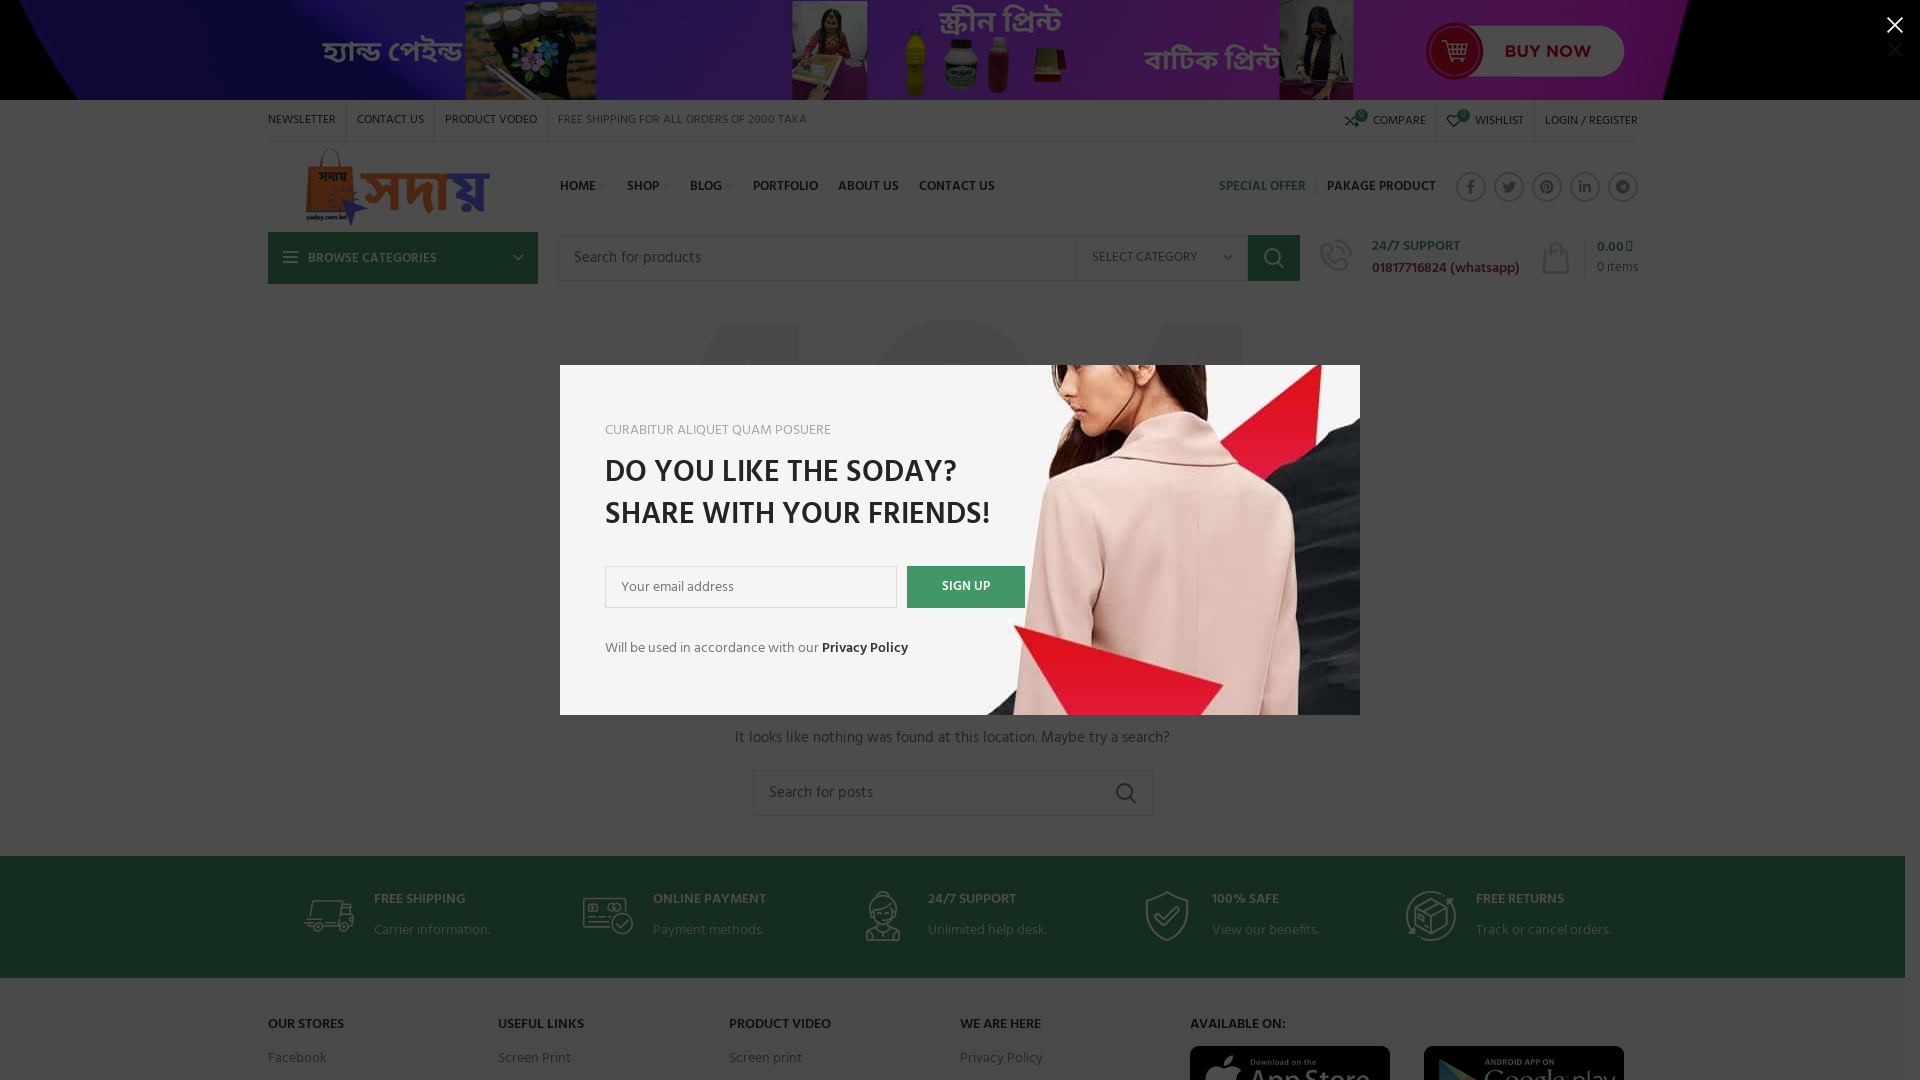 Image resolution: width=1920 pixels, height=1080 pixels. I want to click on 'Sign up', so click(965, 585).